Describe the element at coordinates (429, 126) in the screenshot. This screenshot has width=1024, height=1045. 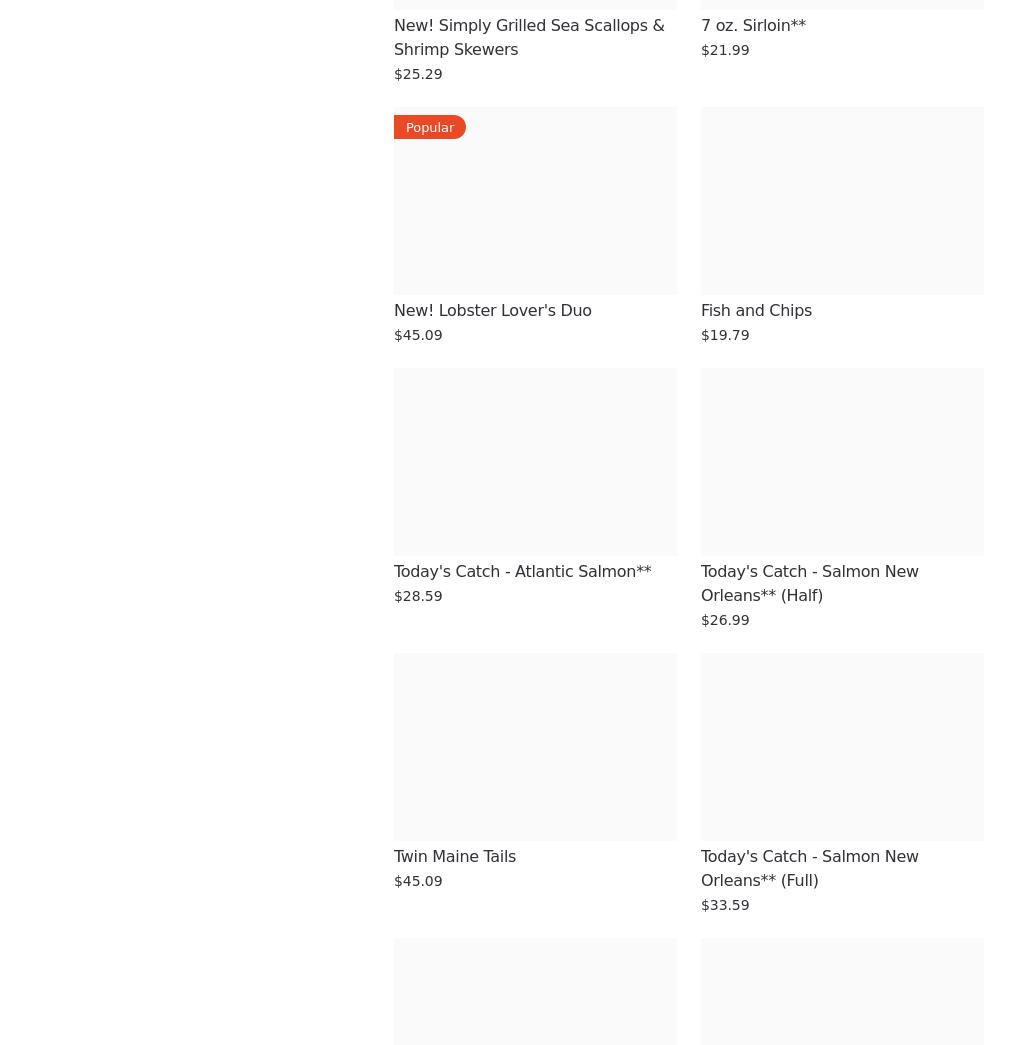
I see `'Popular'` at that location.